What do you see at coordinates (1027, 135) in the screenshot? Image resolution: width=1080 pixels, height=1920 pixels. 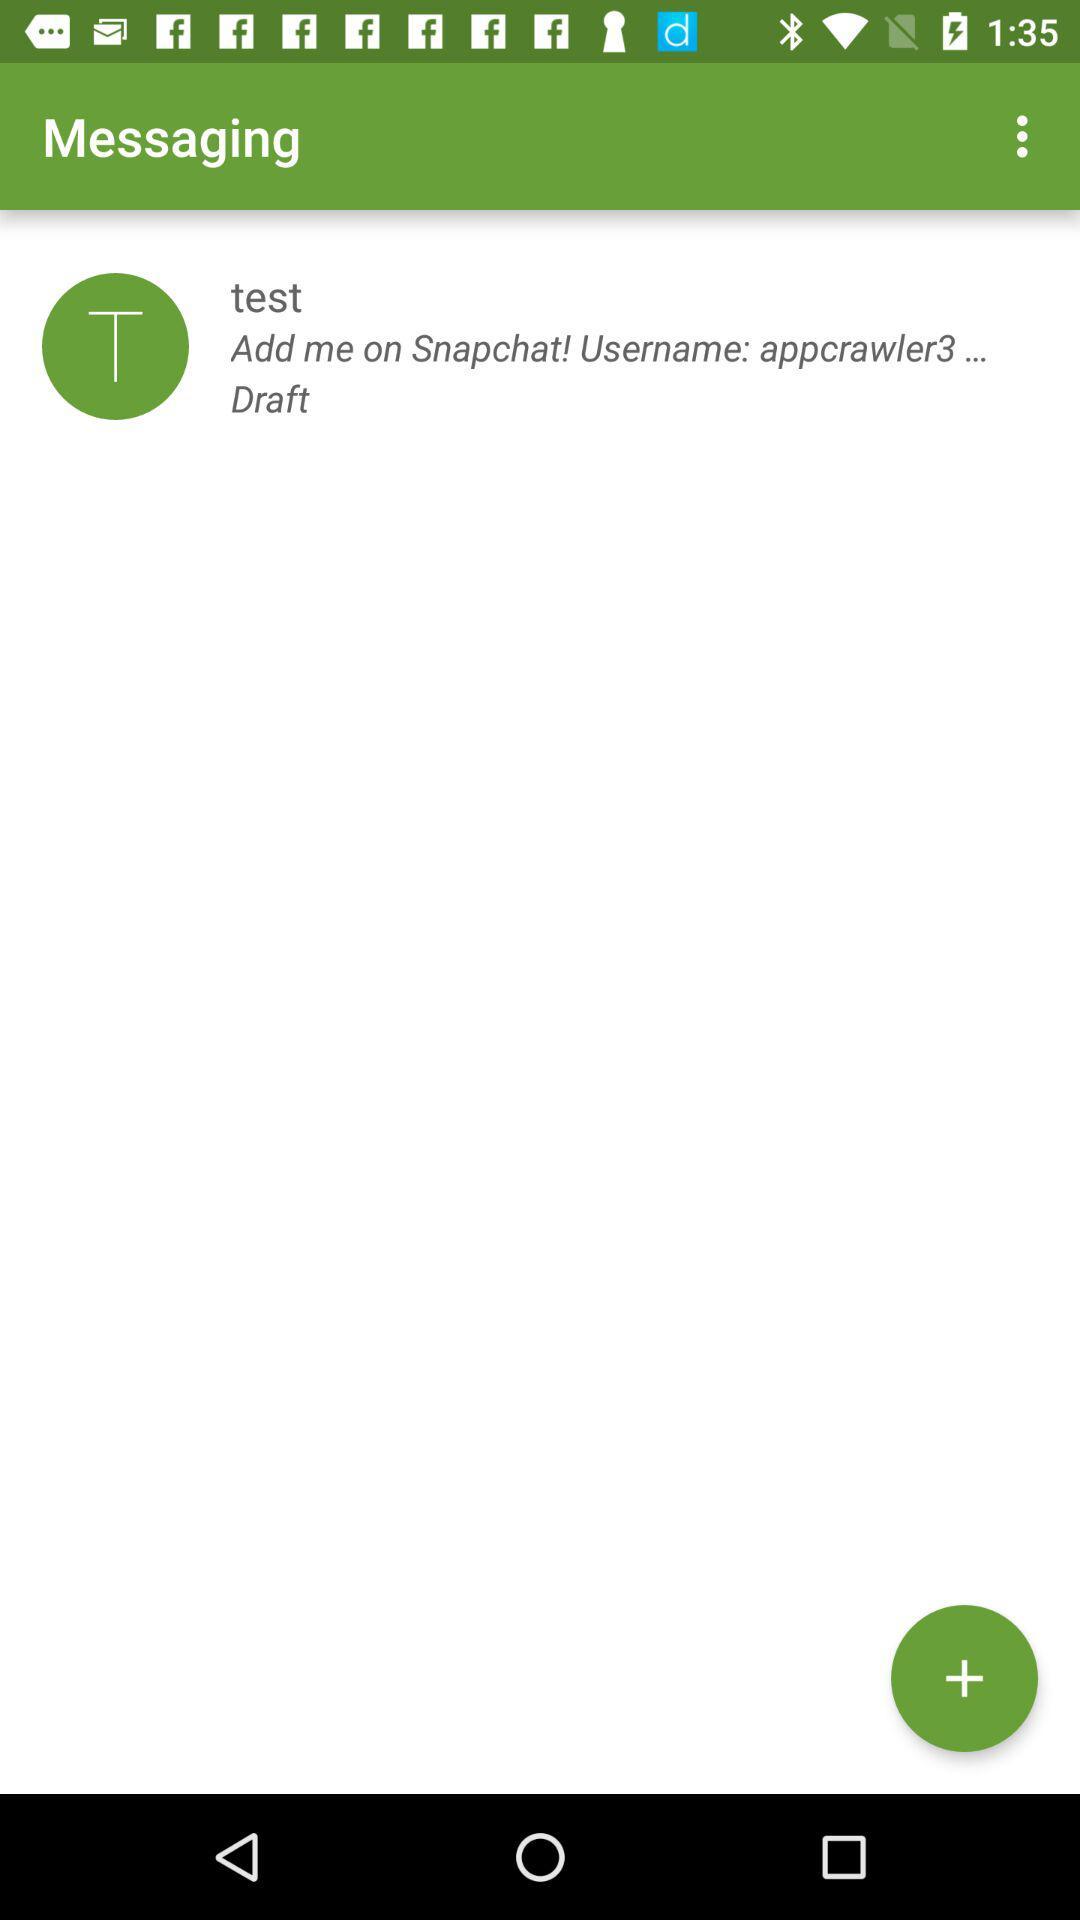 I see `icon above test item` at bounding box center [1027, 135].